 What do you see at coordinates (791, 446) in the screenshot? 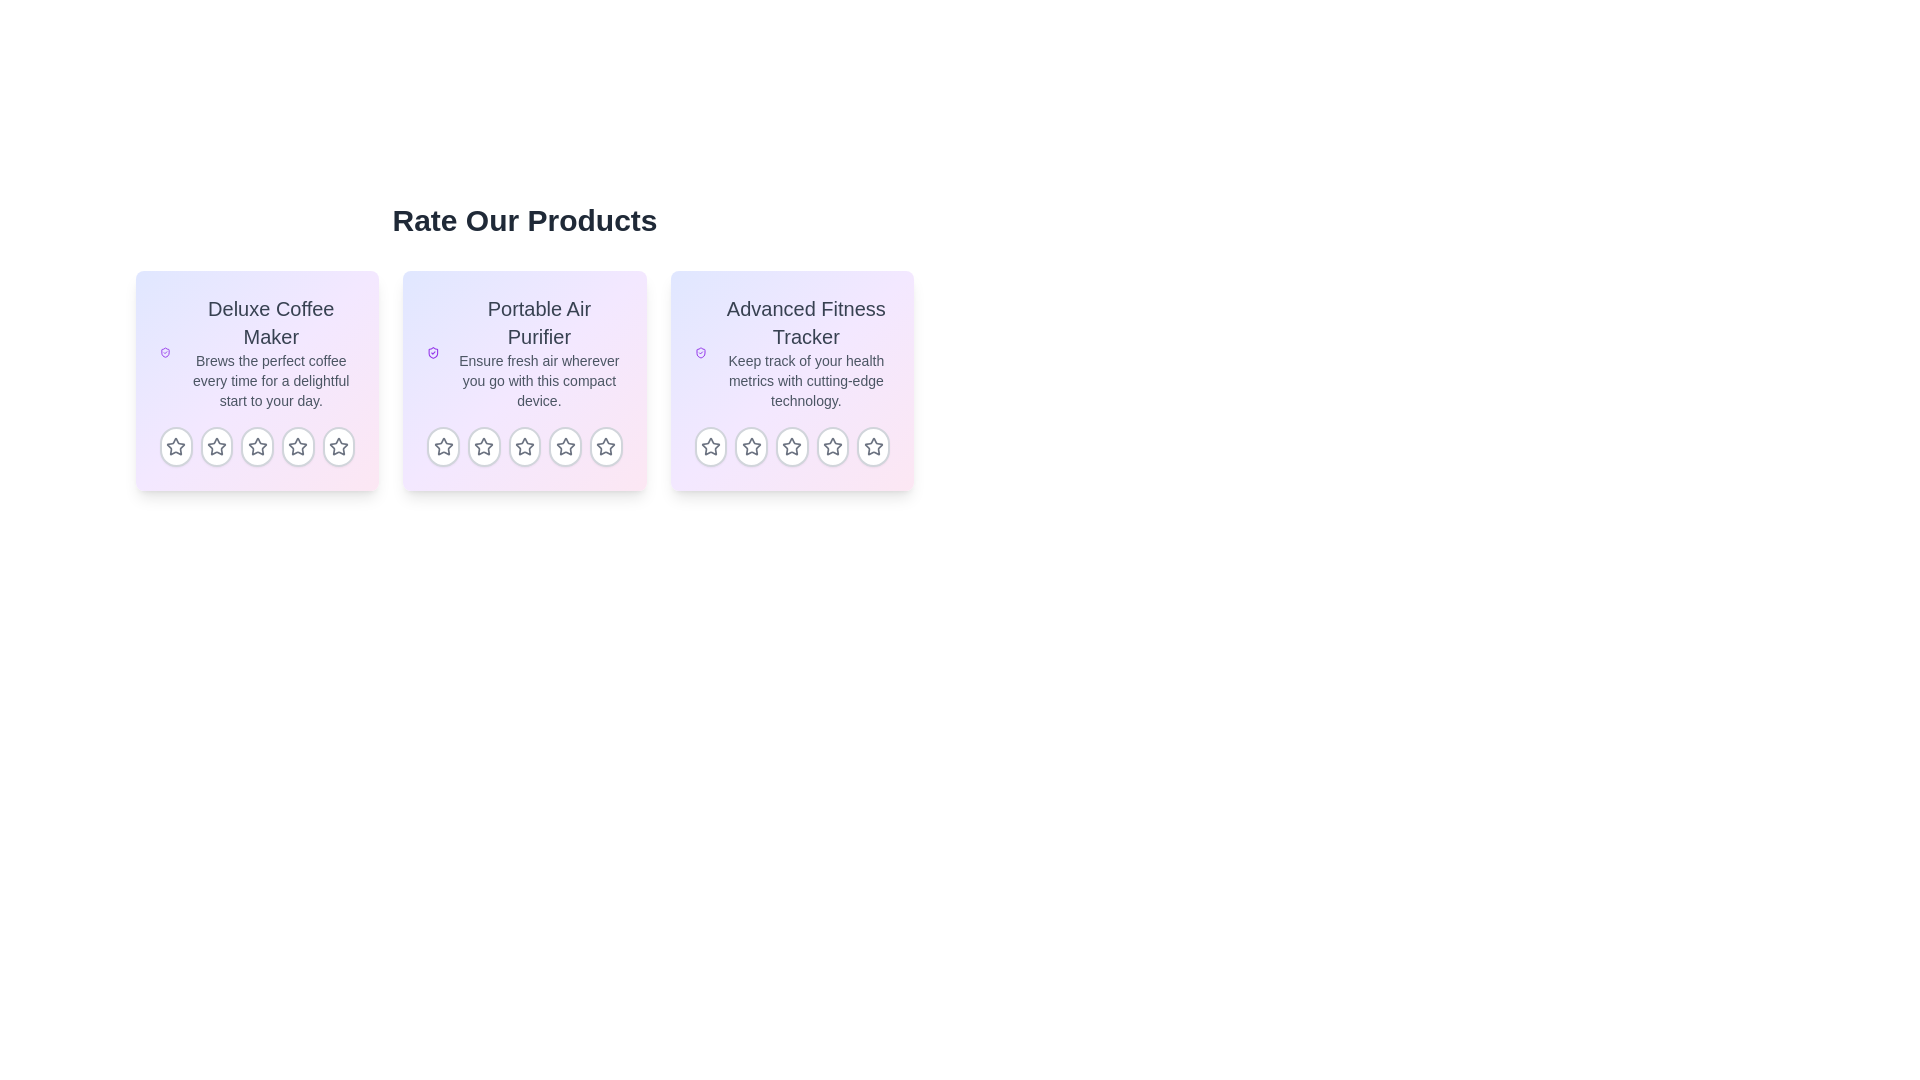
I see `the third star icon in the rating system under 'Advanced Fitness Tracker'` at bounding box center [791, 446].